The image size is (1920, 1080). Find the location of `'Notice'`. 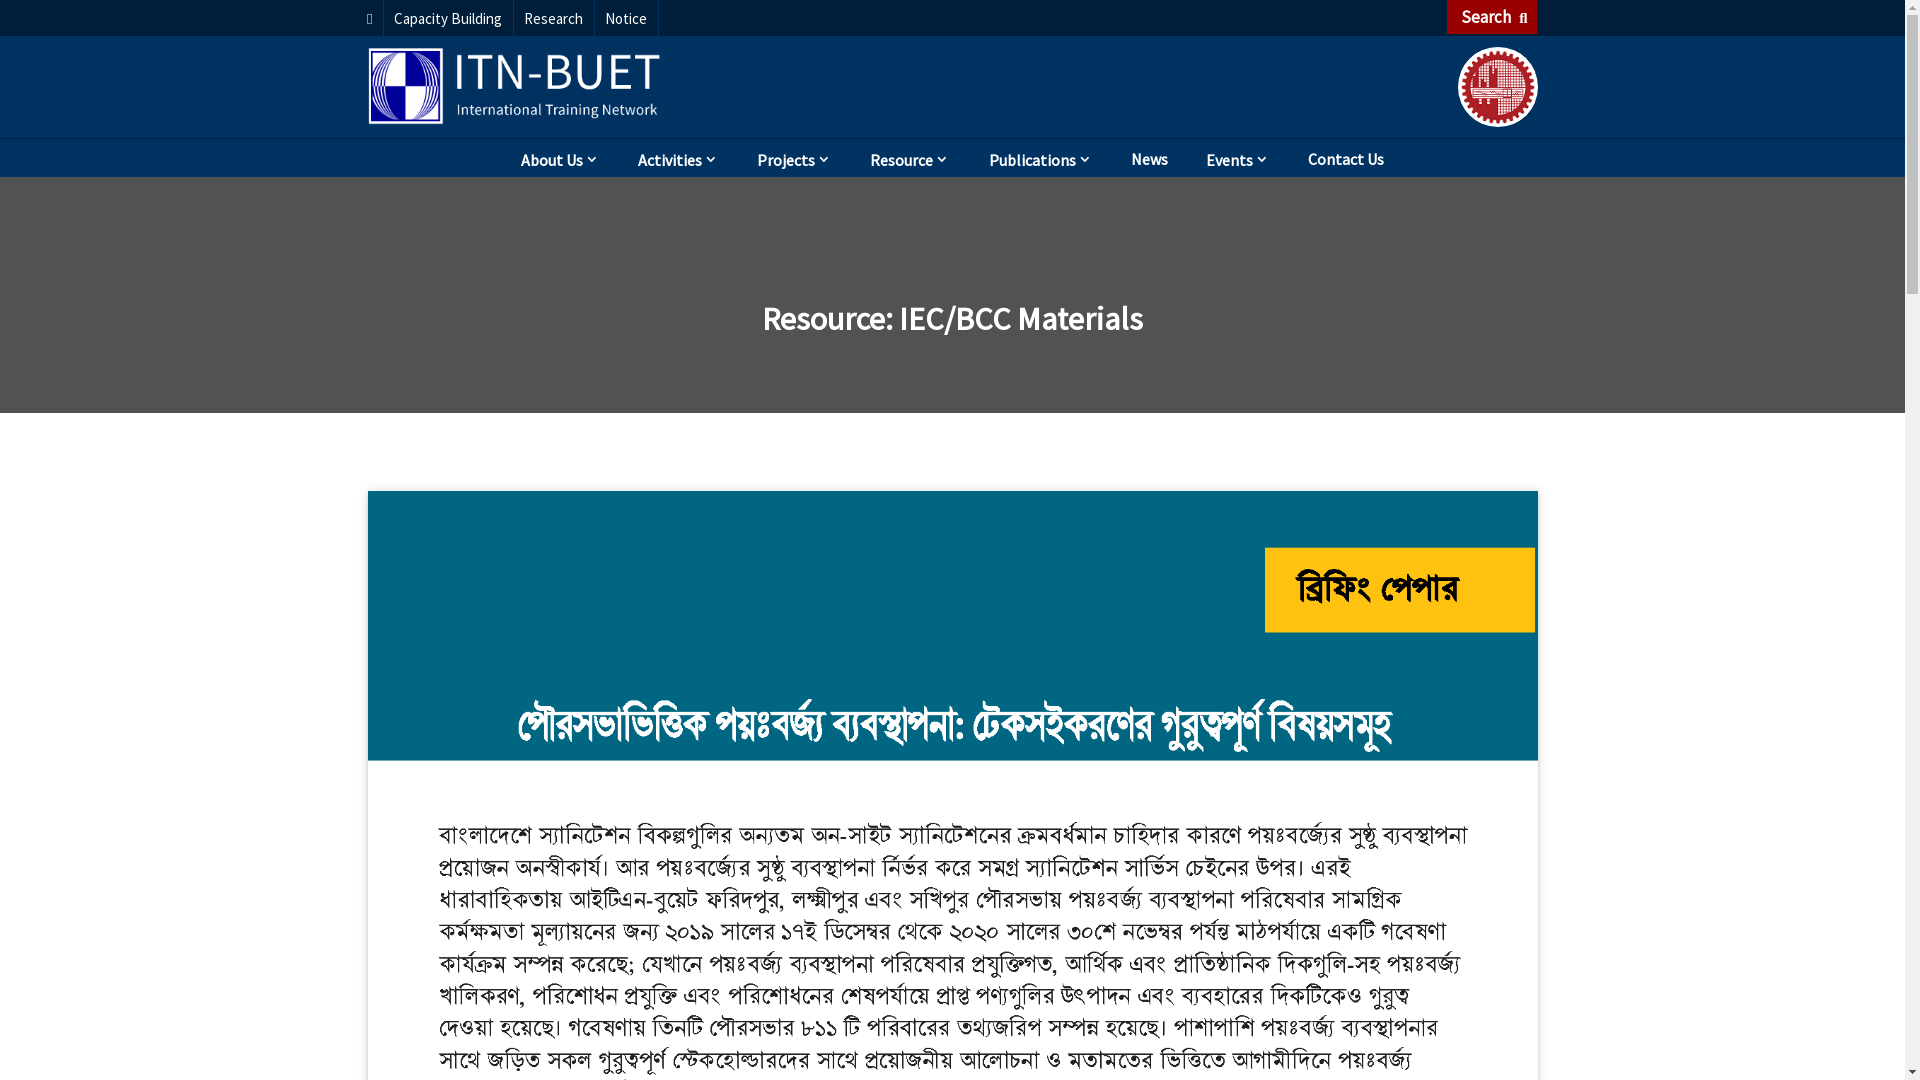

'Notice' is located at coordinates (626, 18).